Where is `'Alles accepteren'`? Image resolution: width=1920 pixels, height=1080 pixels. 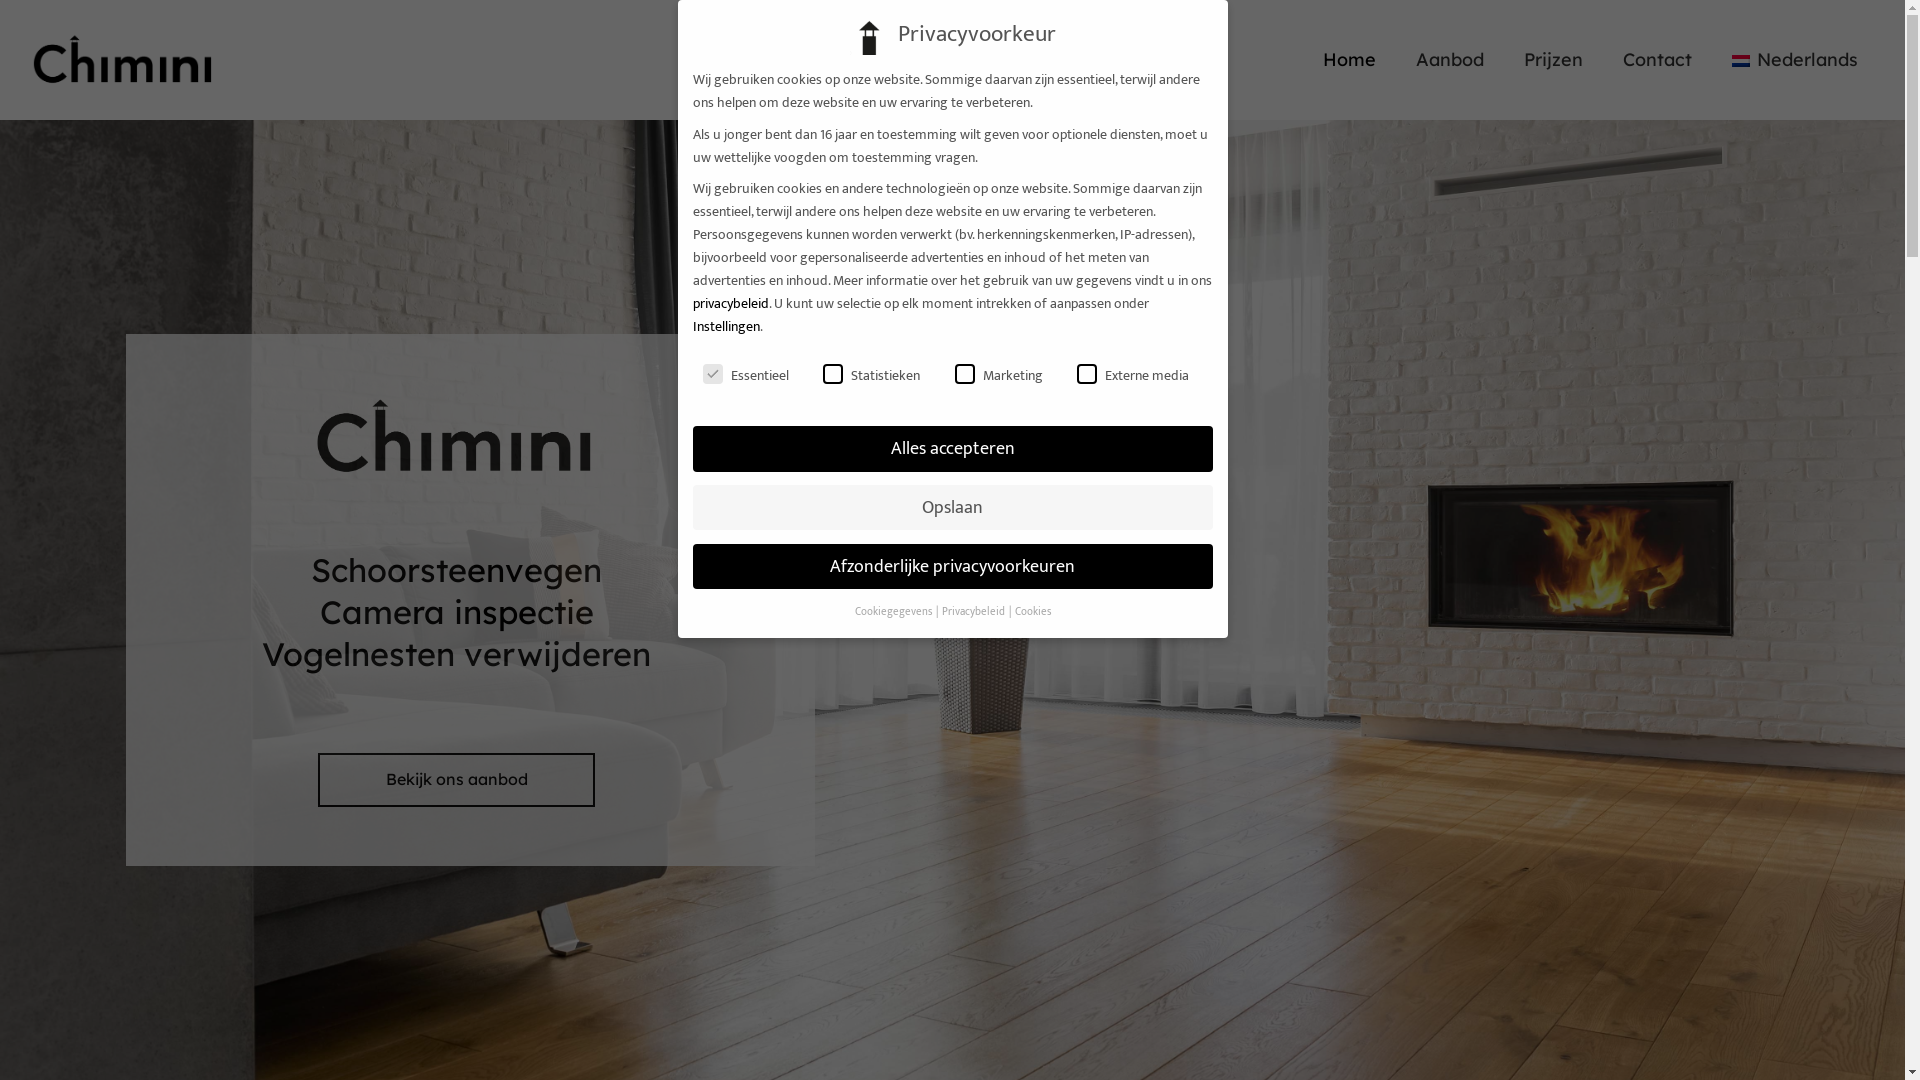 'Alles accepteren' is located at coordinates (691, 447).